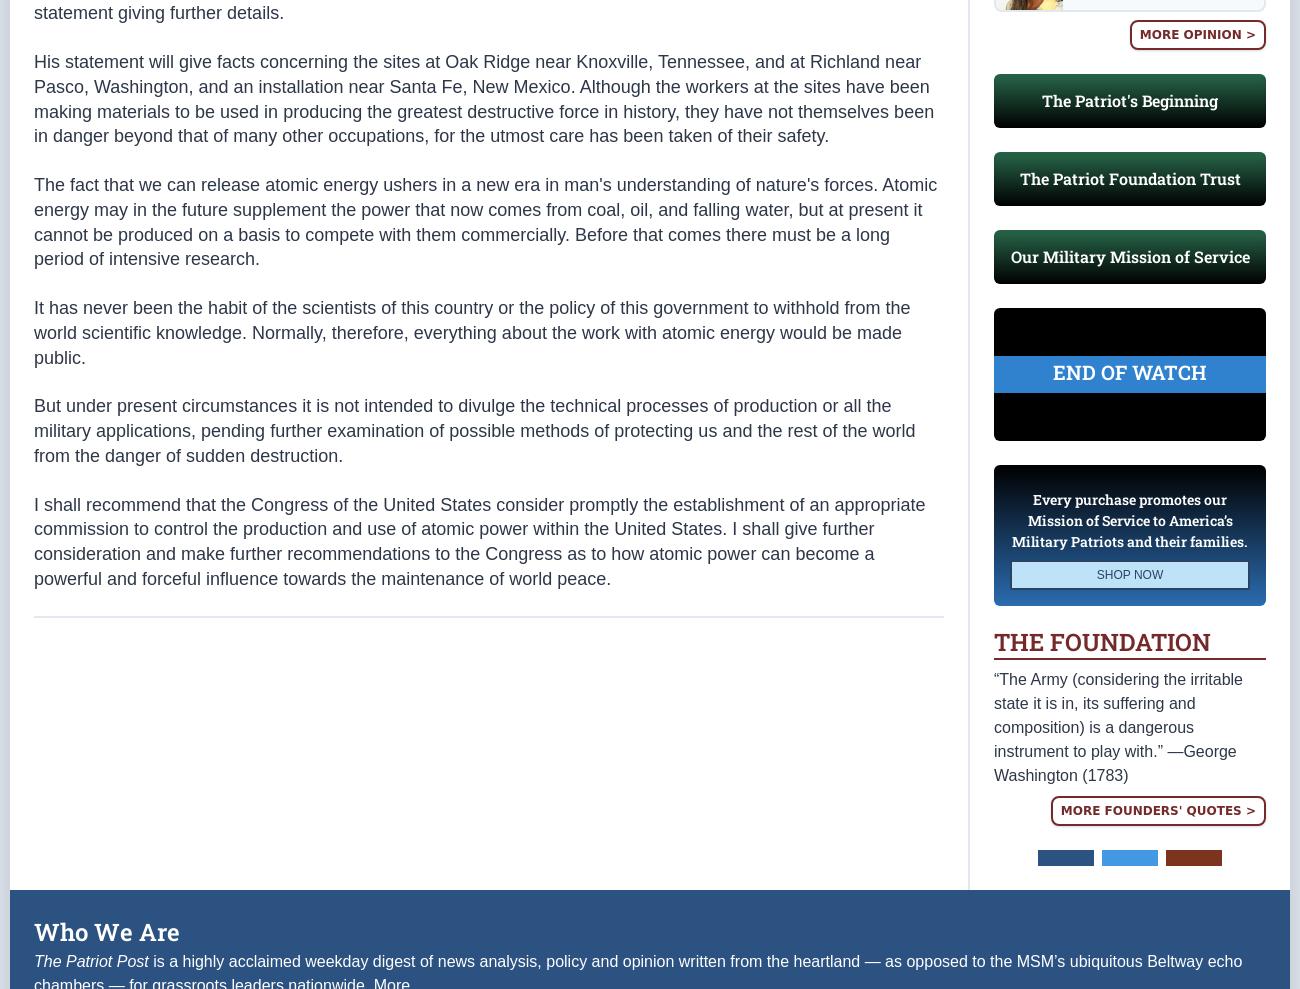  What do you see at coordinates (1128, 100) in the screenshot?
I see `'The Patriot's Beginning'` at bounding box center [1128, 100].